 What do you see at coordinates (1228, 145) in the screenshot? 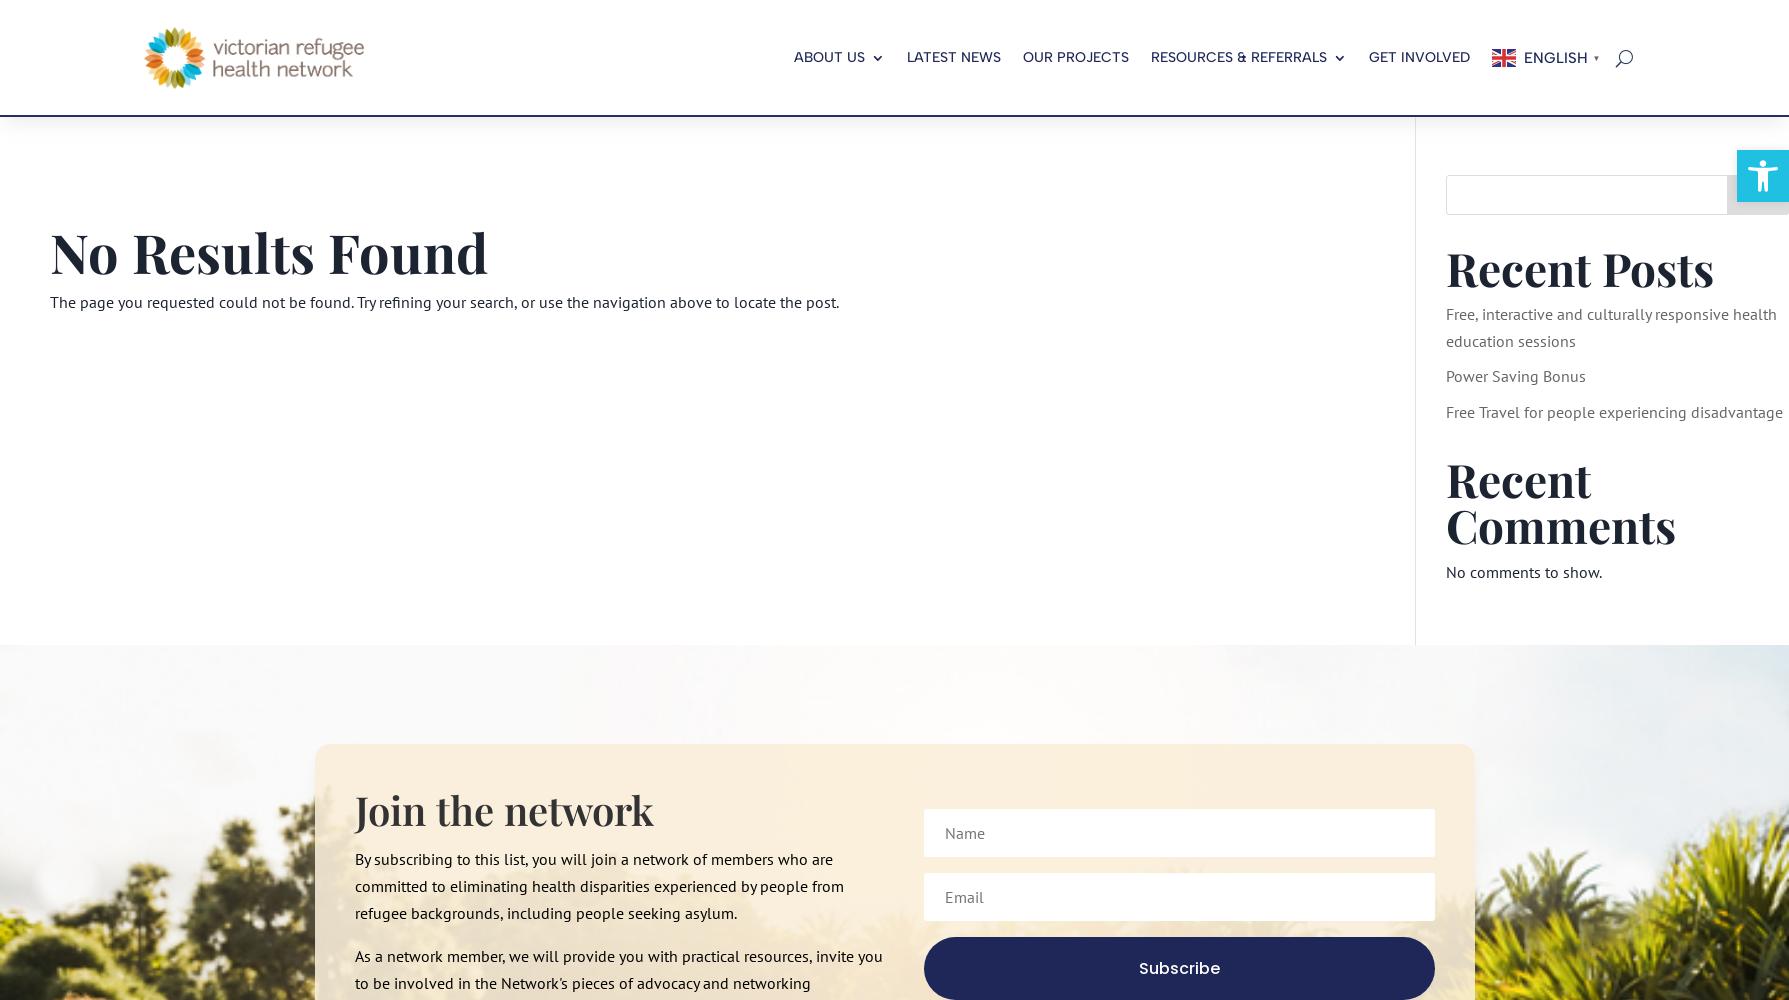
I see `'Tools for Health Professionals'` at bounding box center [1228, 145].